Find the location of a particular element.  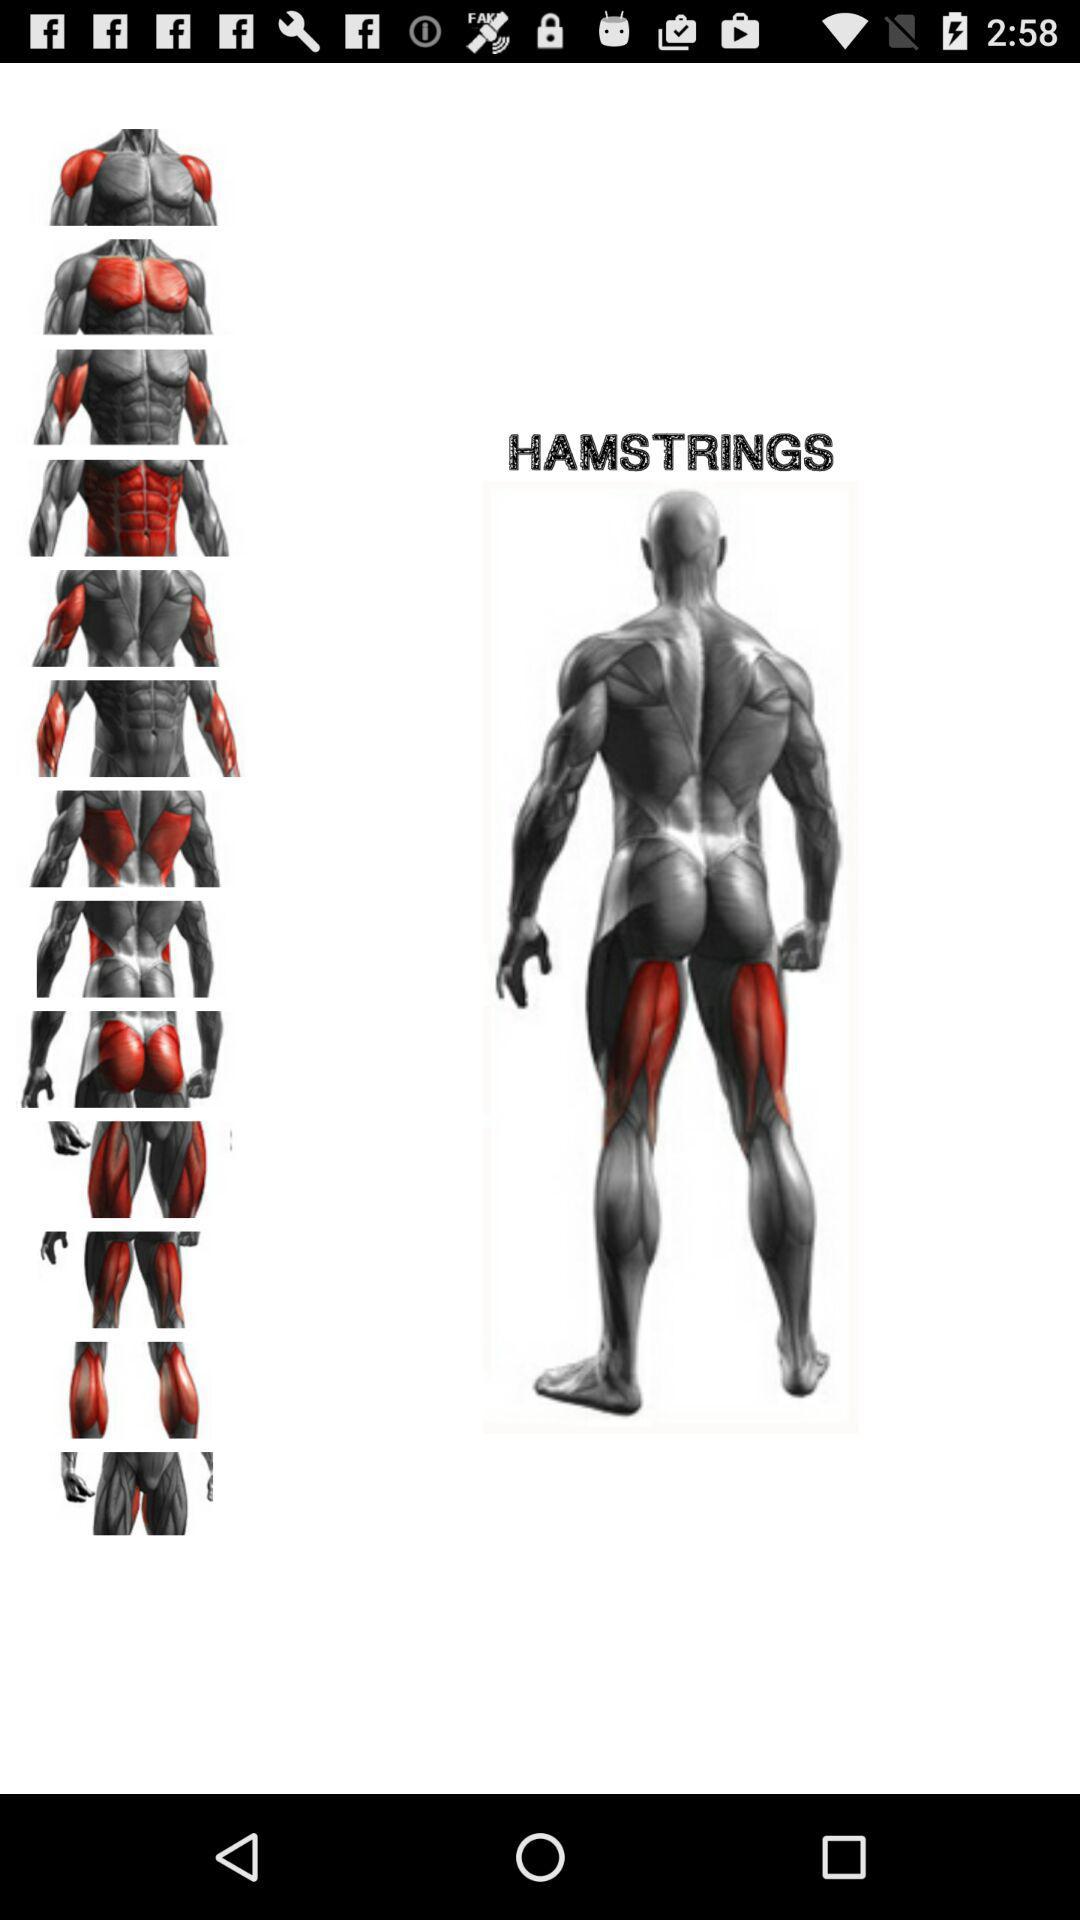

upper back muscles is located at coordinates (131, 832).